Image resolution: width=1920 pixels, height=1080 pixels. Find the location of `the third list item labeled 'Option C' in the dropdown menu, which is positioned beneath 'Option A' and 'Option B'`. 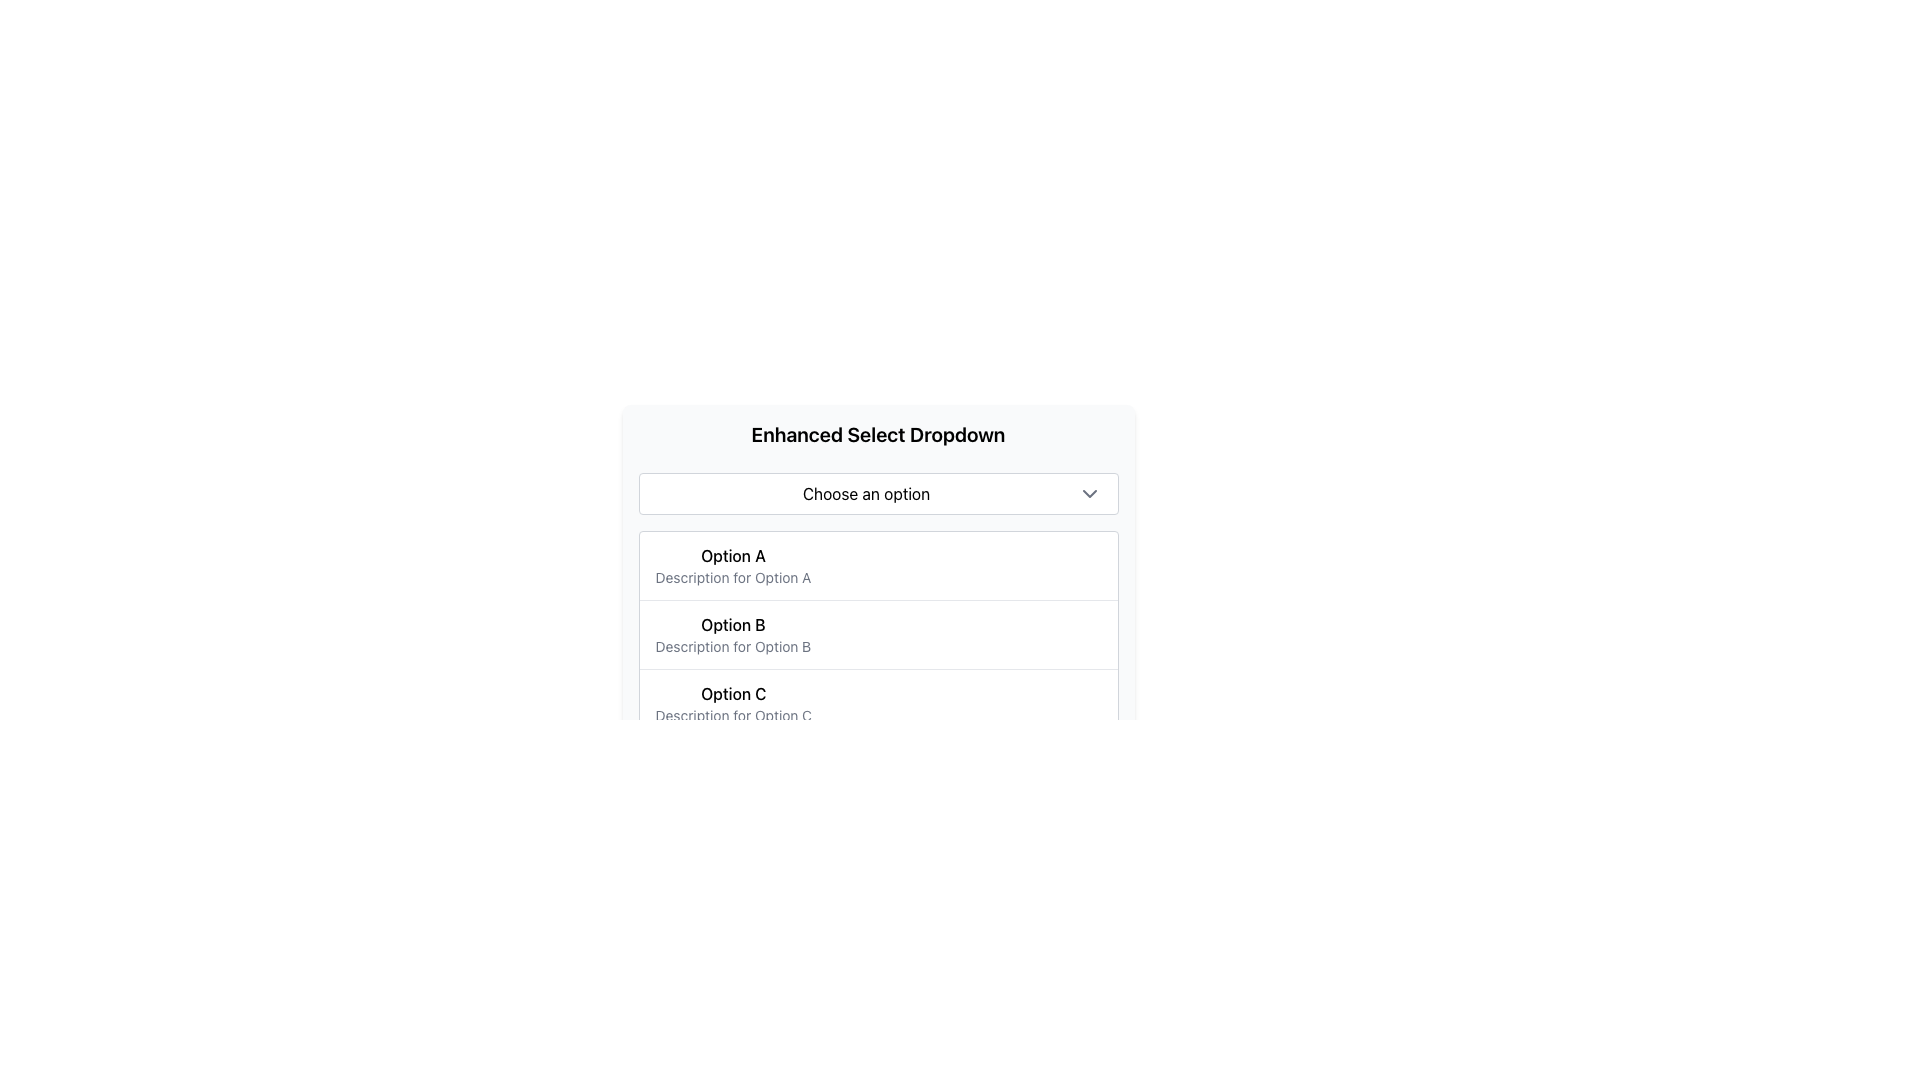

the third list item labeled 'Option C' in the dropdown menu, which is positioned beneath 'Option A' and 'Option B' is located at coordinates (740, 703).